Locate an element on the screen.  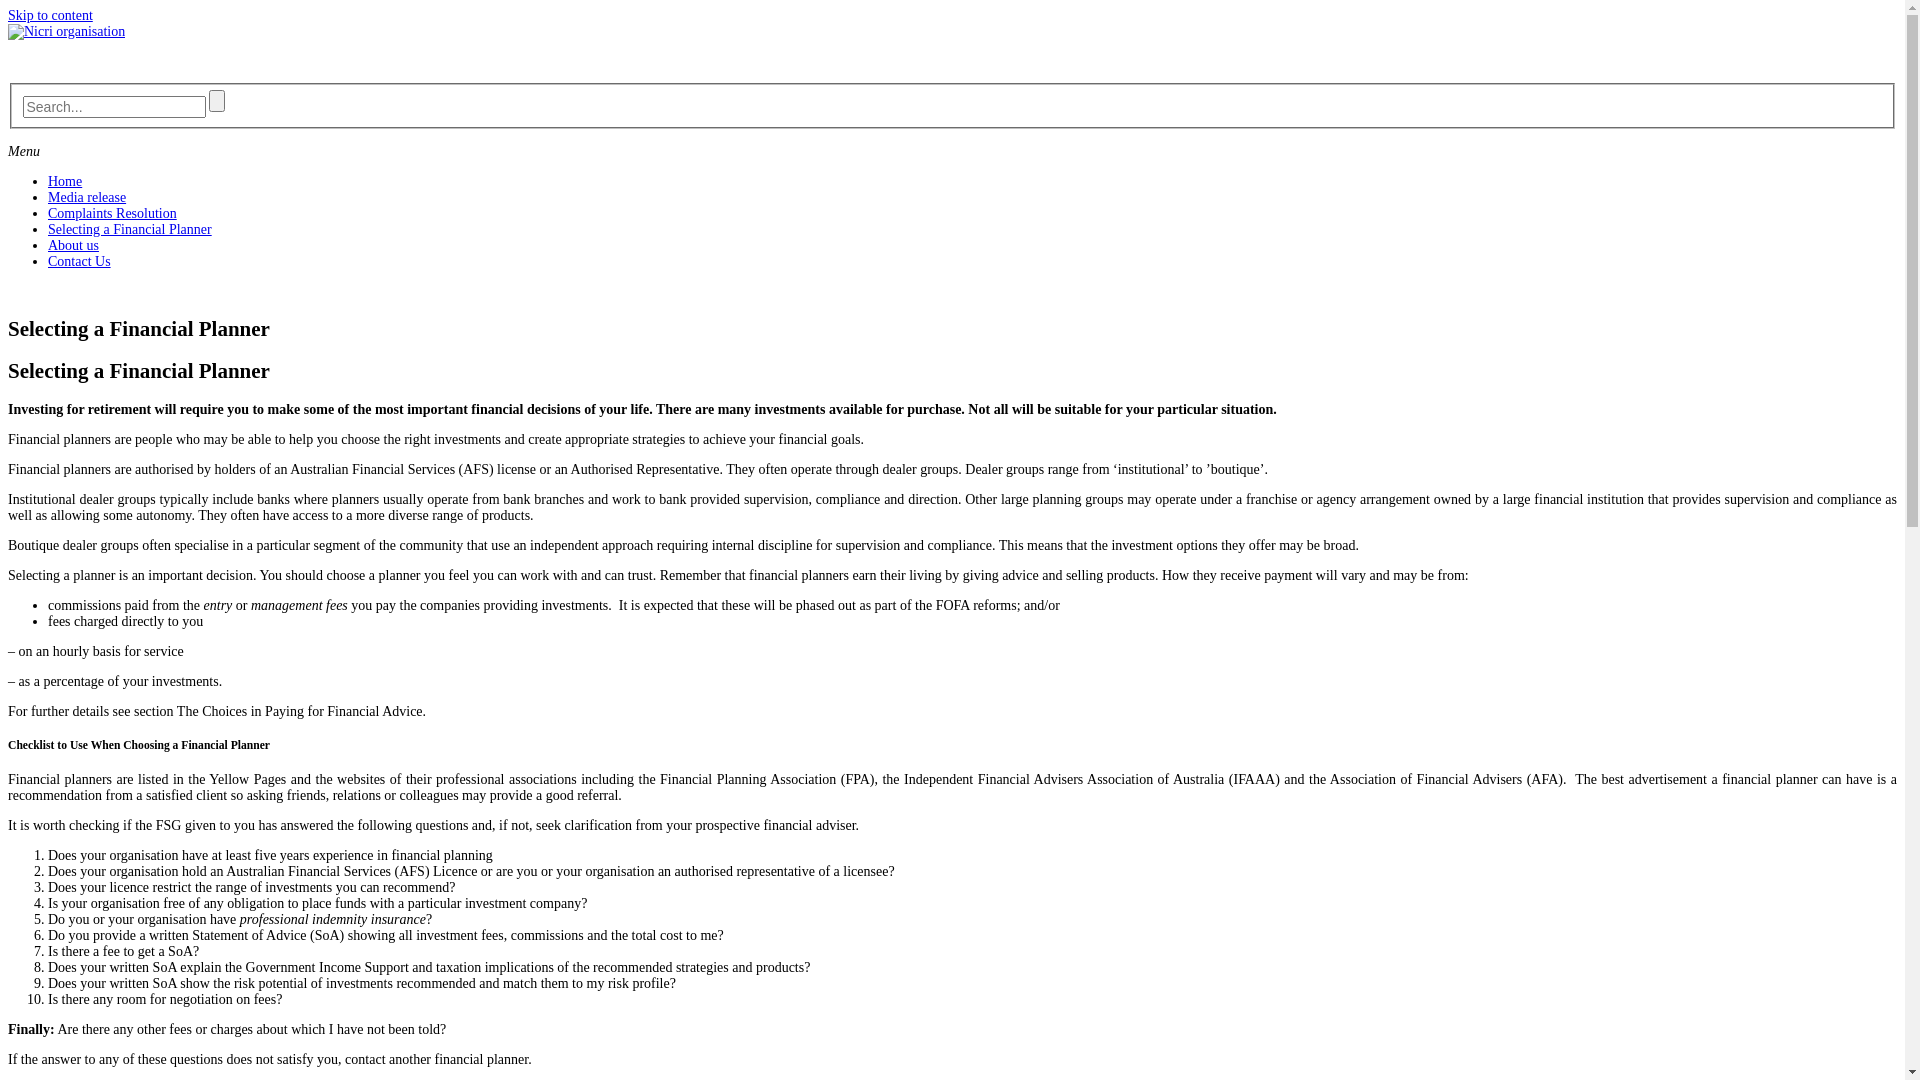
'Contact Us' is located at coordinates (79, 260).